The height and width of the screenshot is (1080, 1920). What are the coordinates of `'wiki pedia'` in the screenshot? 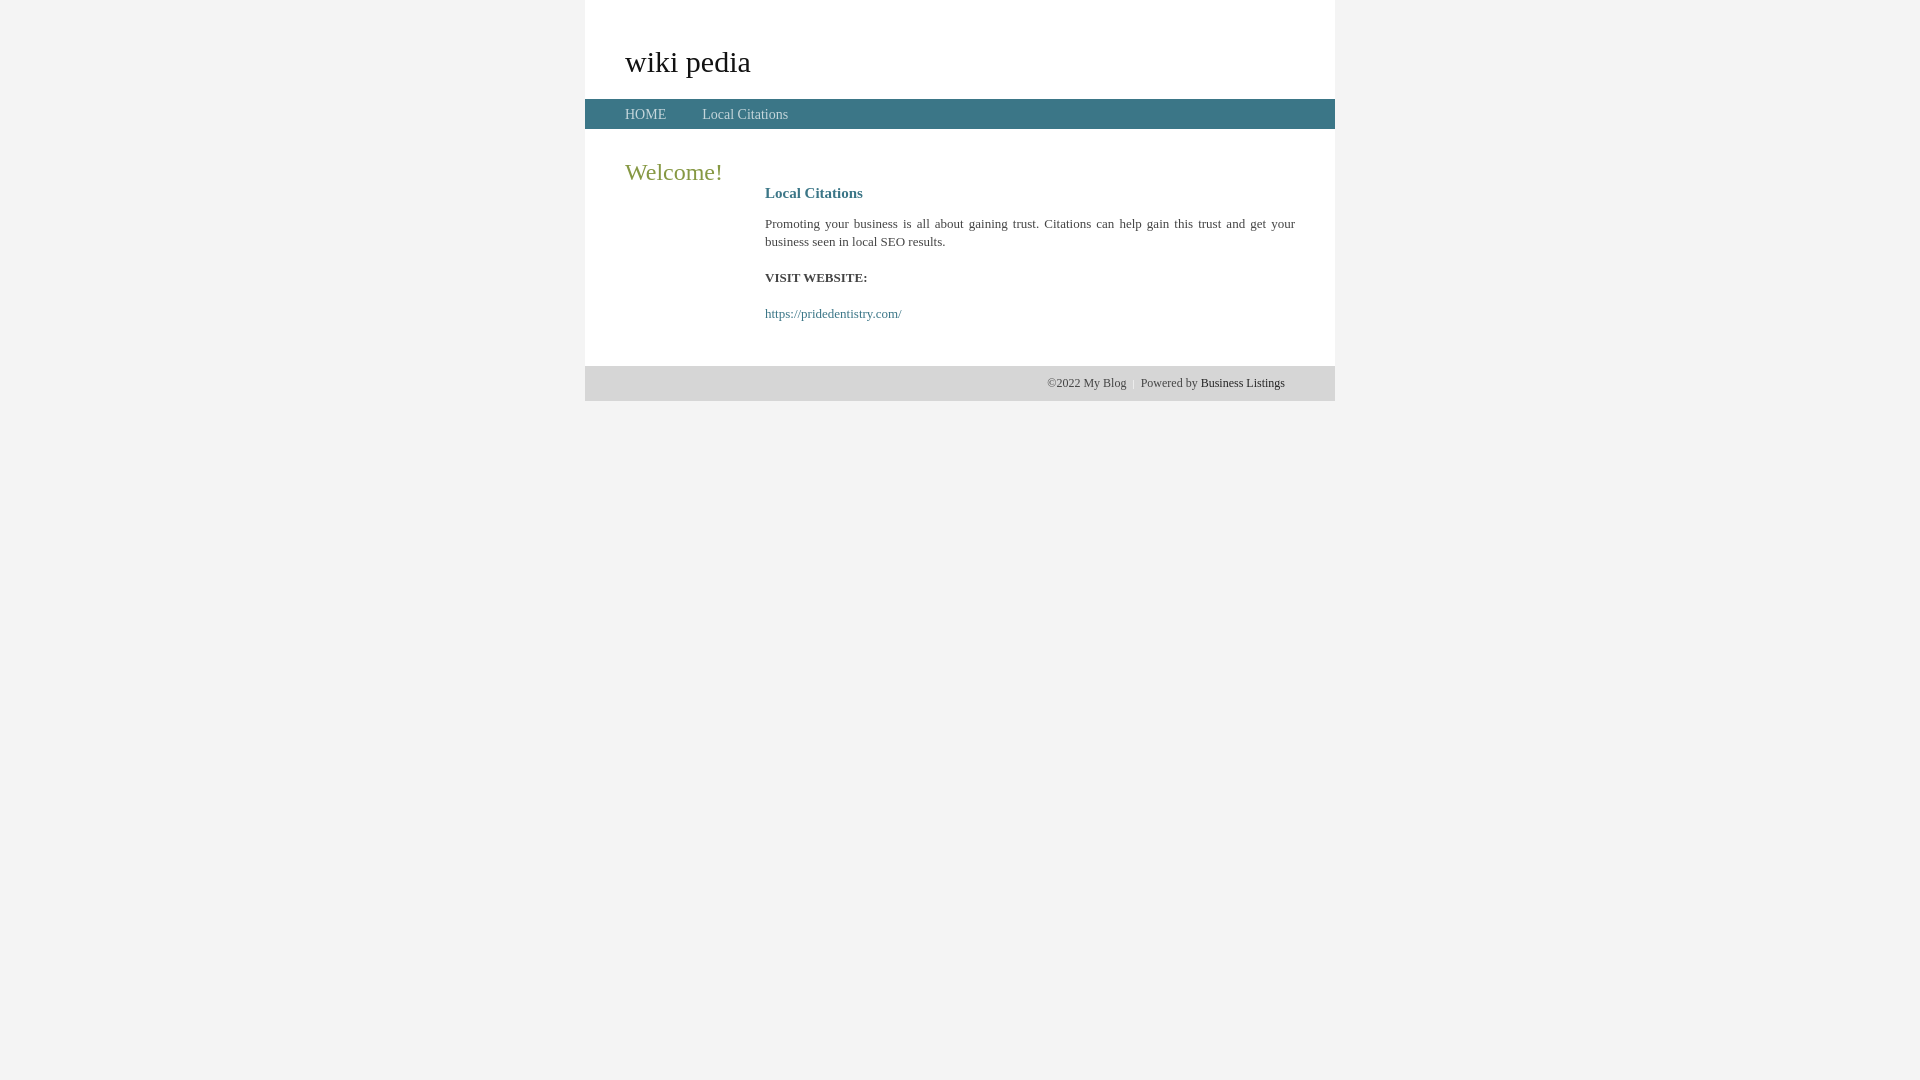 It's located at (687, 60).